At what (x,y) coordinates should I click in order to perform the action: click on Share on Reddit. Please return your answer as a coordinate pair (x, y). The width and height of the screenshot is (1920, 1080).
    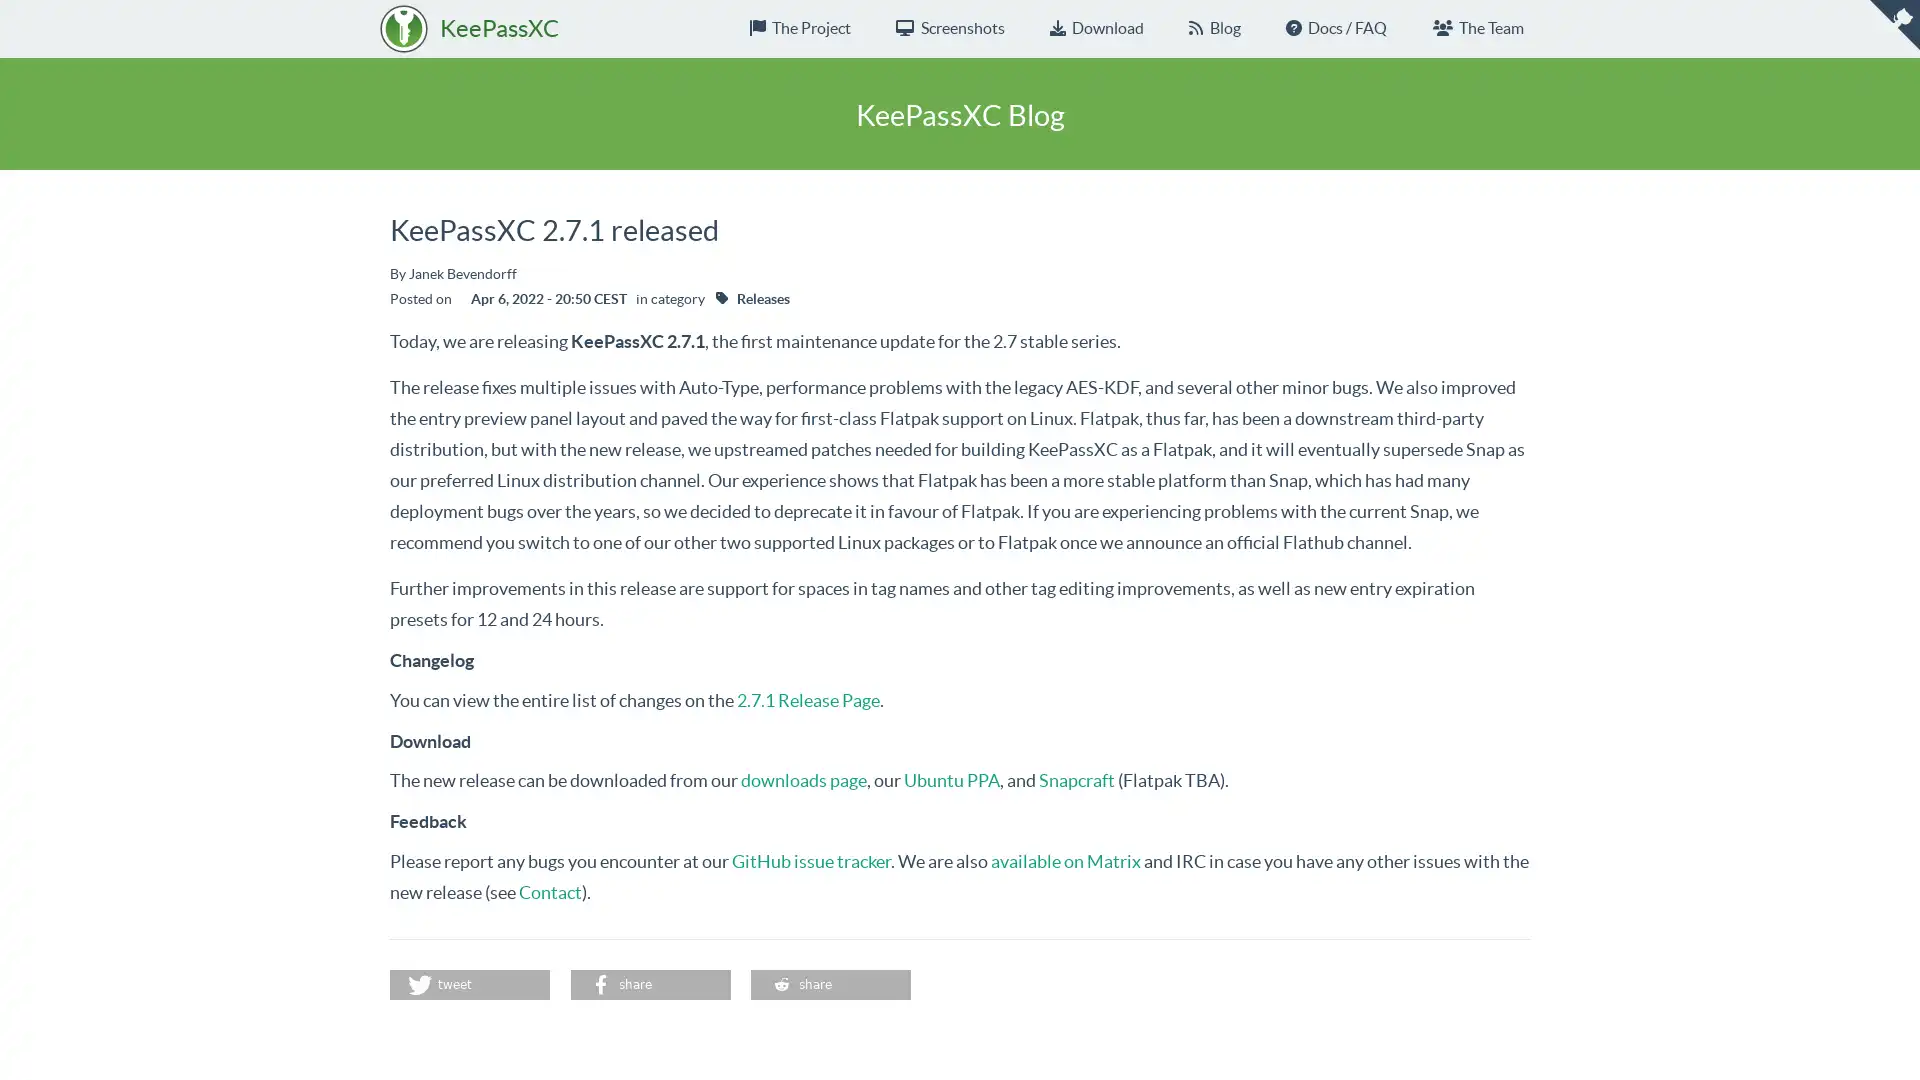
    Looking at the image, I should click on (830, 983).